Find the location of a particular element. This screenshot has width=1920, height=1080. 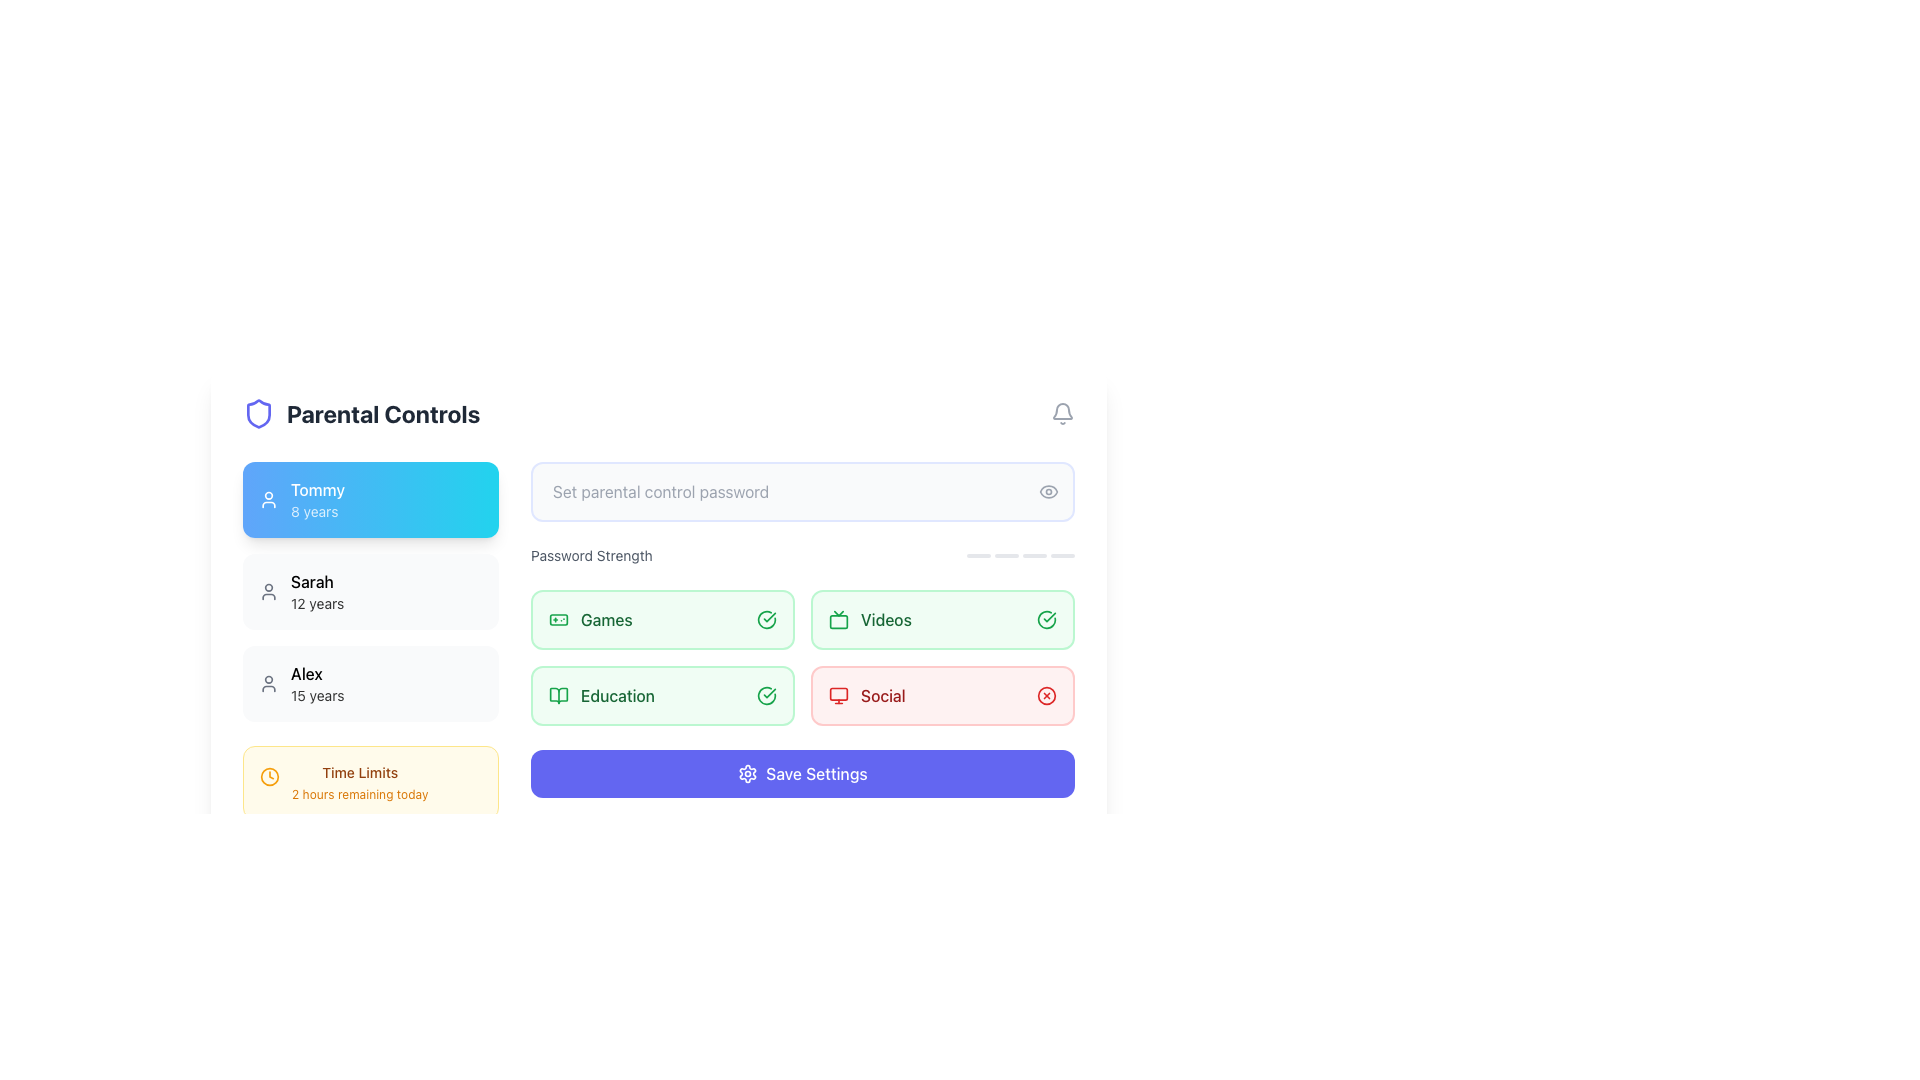

the approval icon within the 'Education' list item in the settings section, indicating a successful state for user actions is located at coordinates (766, 694).